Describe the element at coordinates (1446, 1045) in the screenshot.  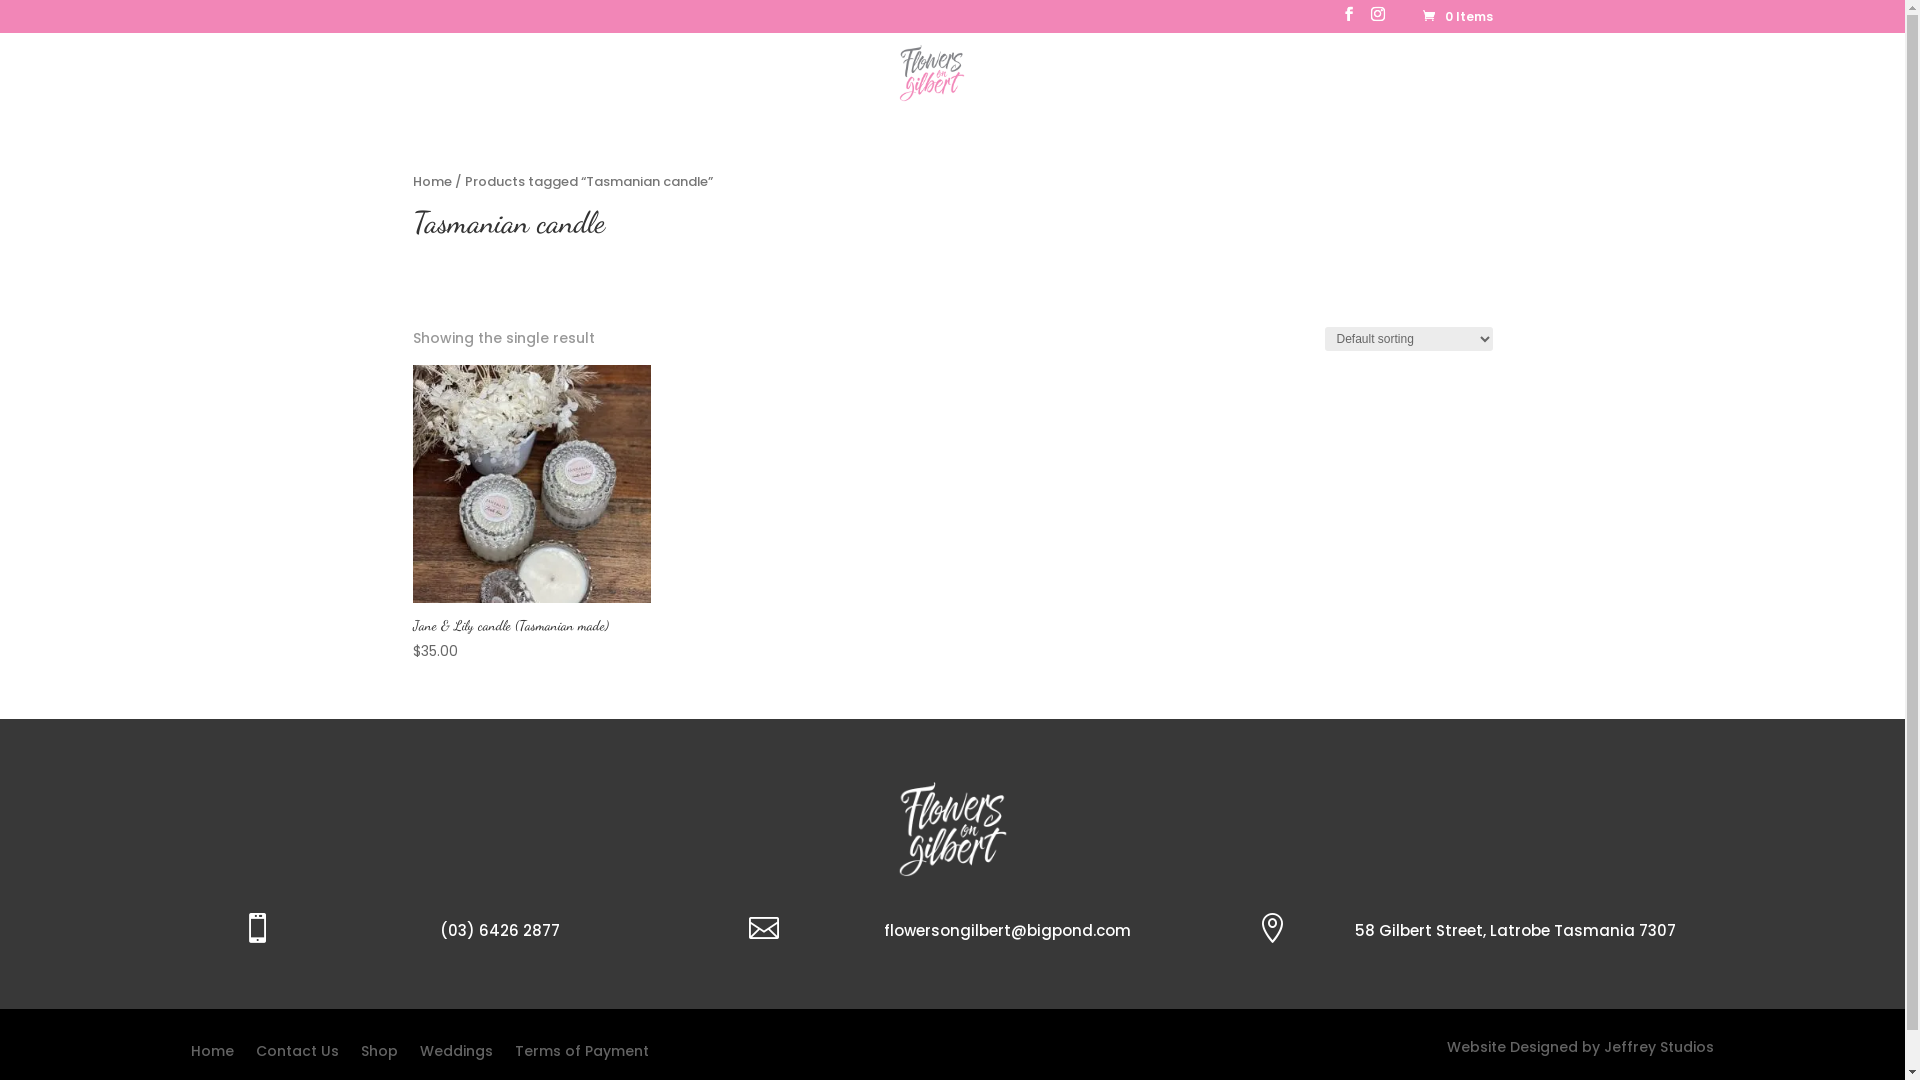
I see `'Website Designed by Jeffrey Studios'` at that location.